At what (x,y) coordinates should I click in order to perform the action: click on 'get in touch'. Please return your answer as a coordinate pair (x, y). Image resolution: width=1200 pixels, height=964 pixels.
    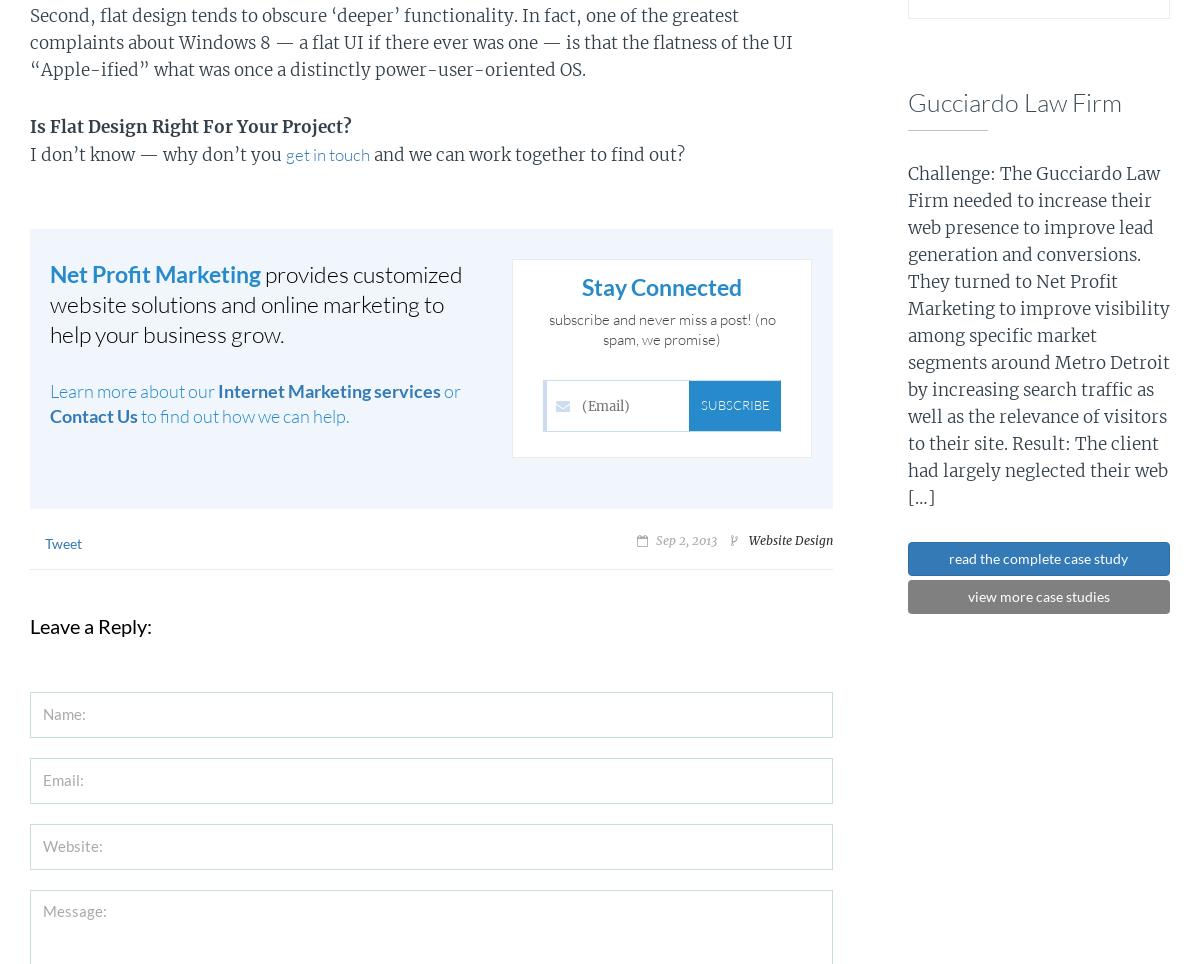
    Looking at the image, I should click on (327, 153).